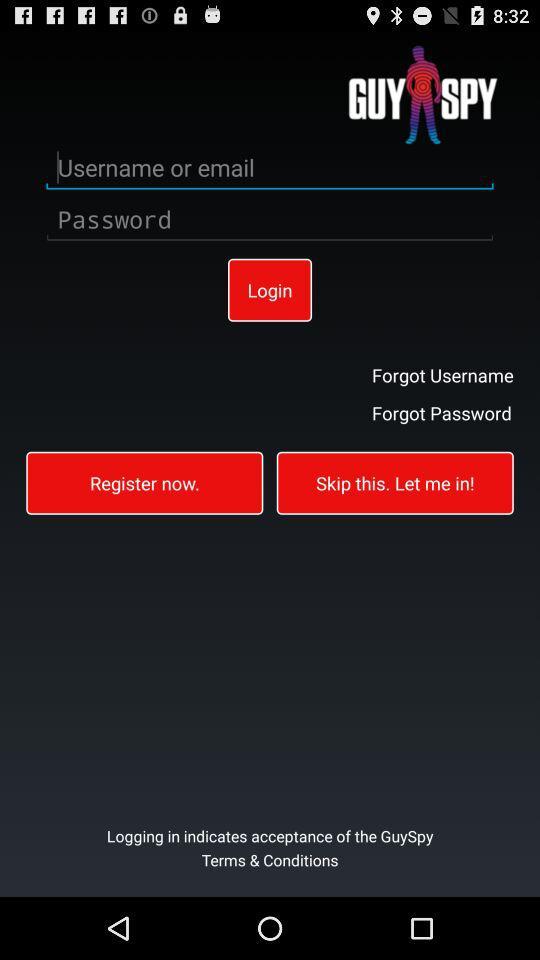  I want to click on button above skip this let item, so click(442, 411).